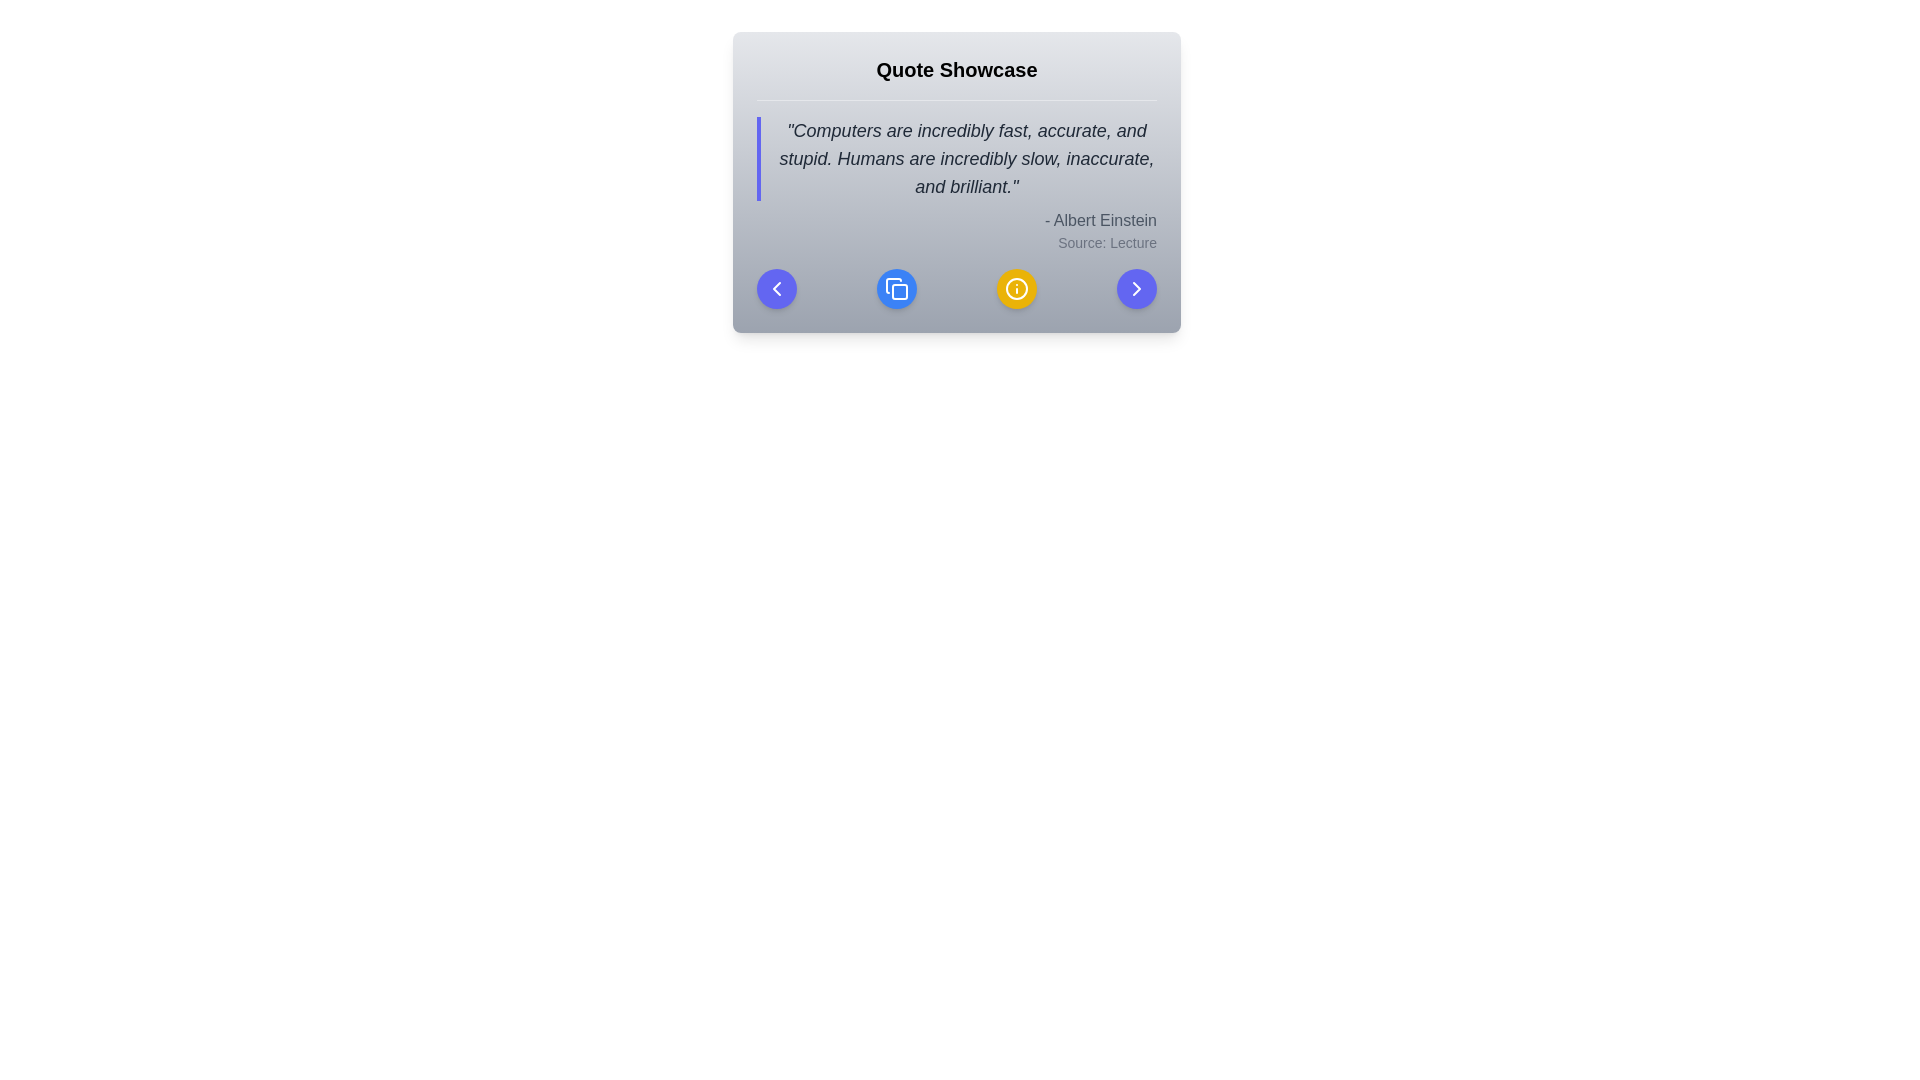 This screenshot has width=1920, height=1080. I want to click on the Left Chevron Button, which is a white left-pointing chevron icon centered within a blue circular button, so click(776, 289).